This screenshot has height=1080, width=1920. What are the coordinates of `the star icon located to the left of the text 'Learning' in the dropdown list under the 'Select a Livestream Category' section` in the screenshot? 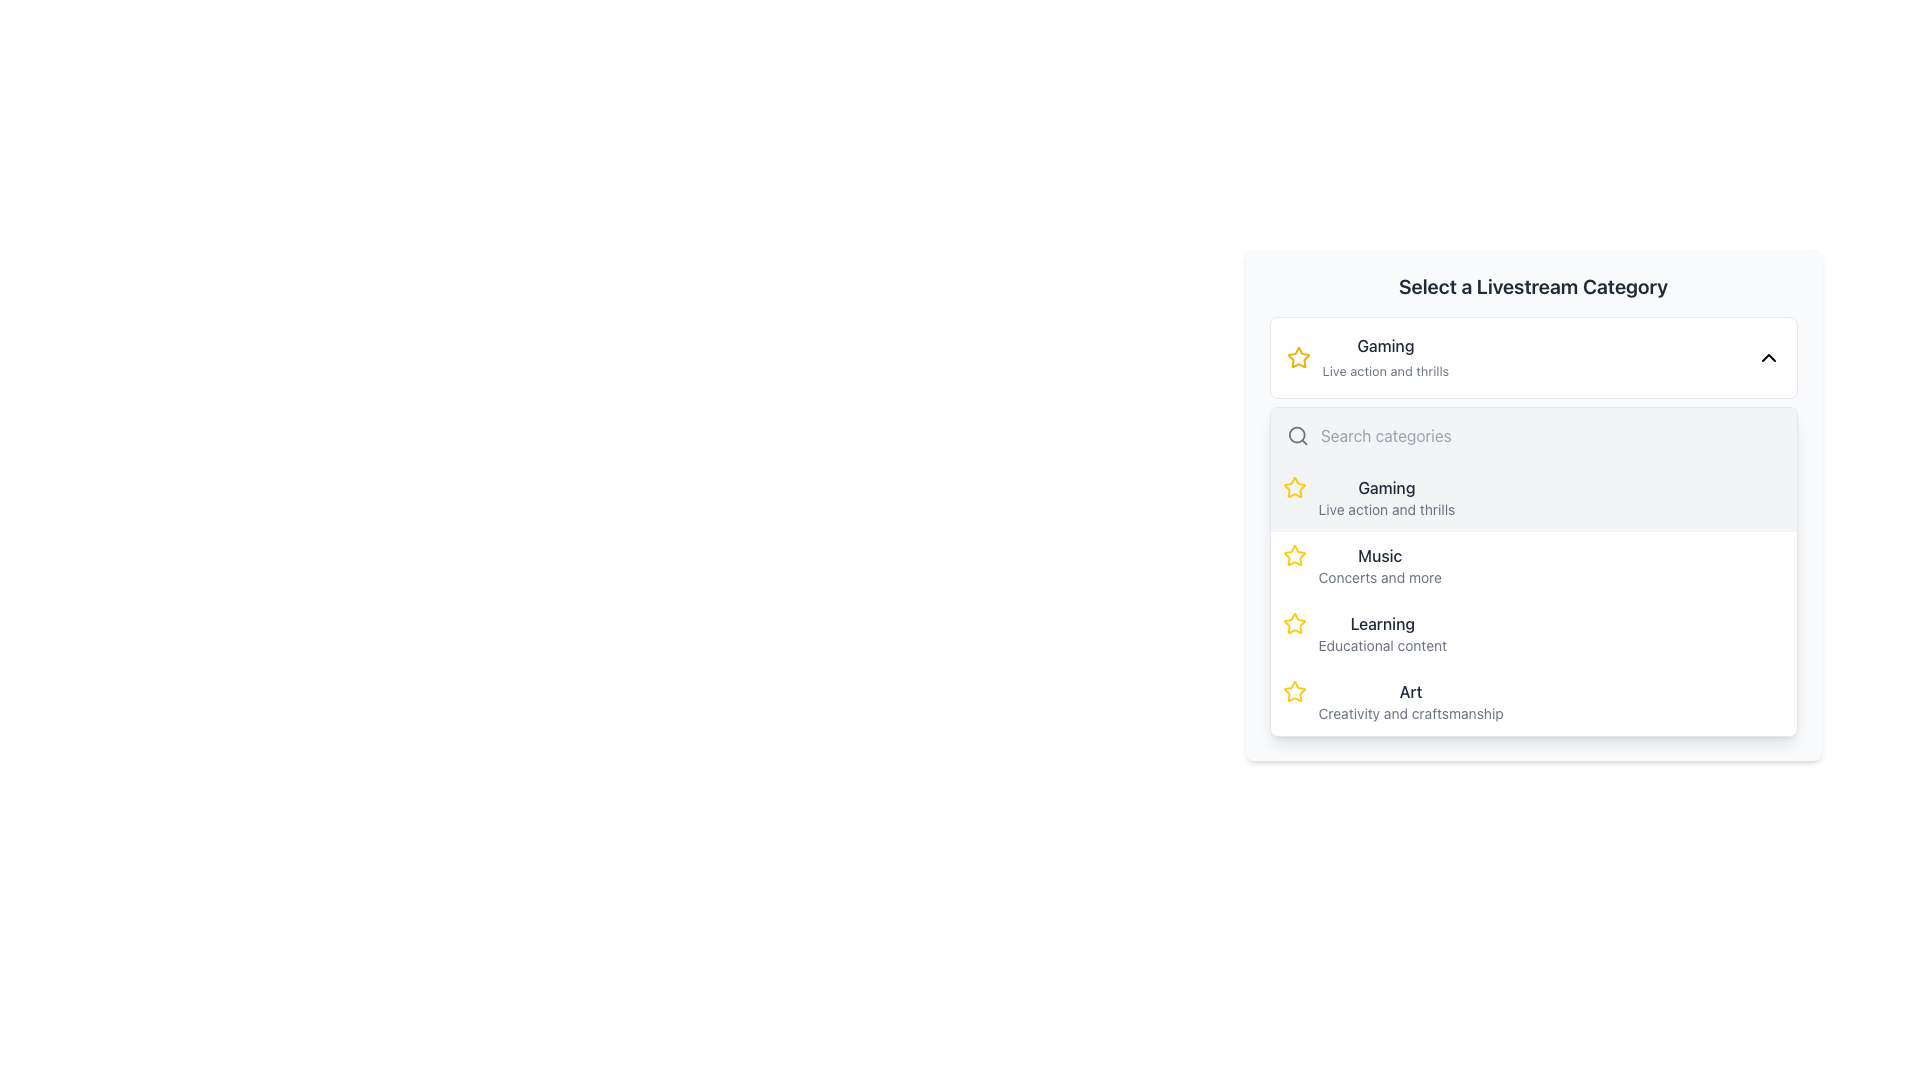 It's located at (1294, 623).